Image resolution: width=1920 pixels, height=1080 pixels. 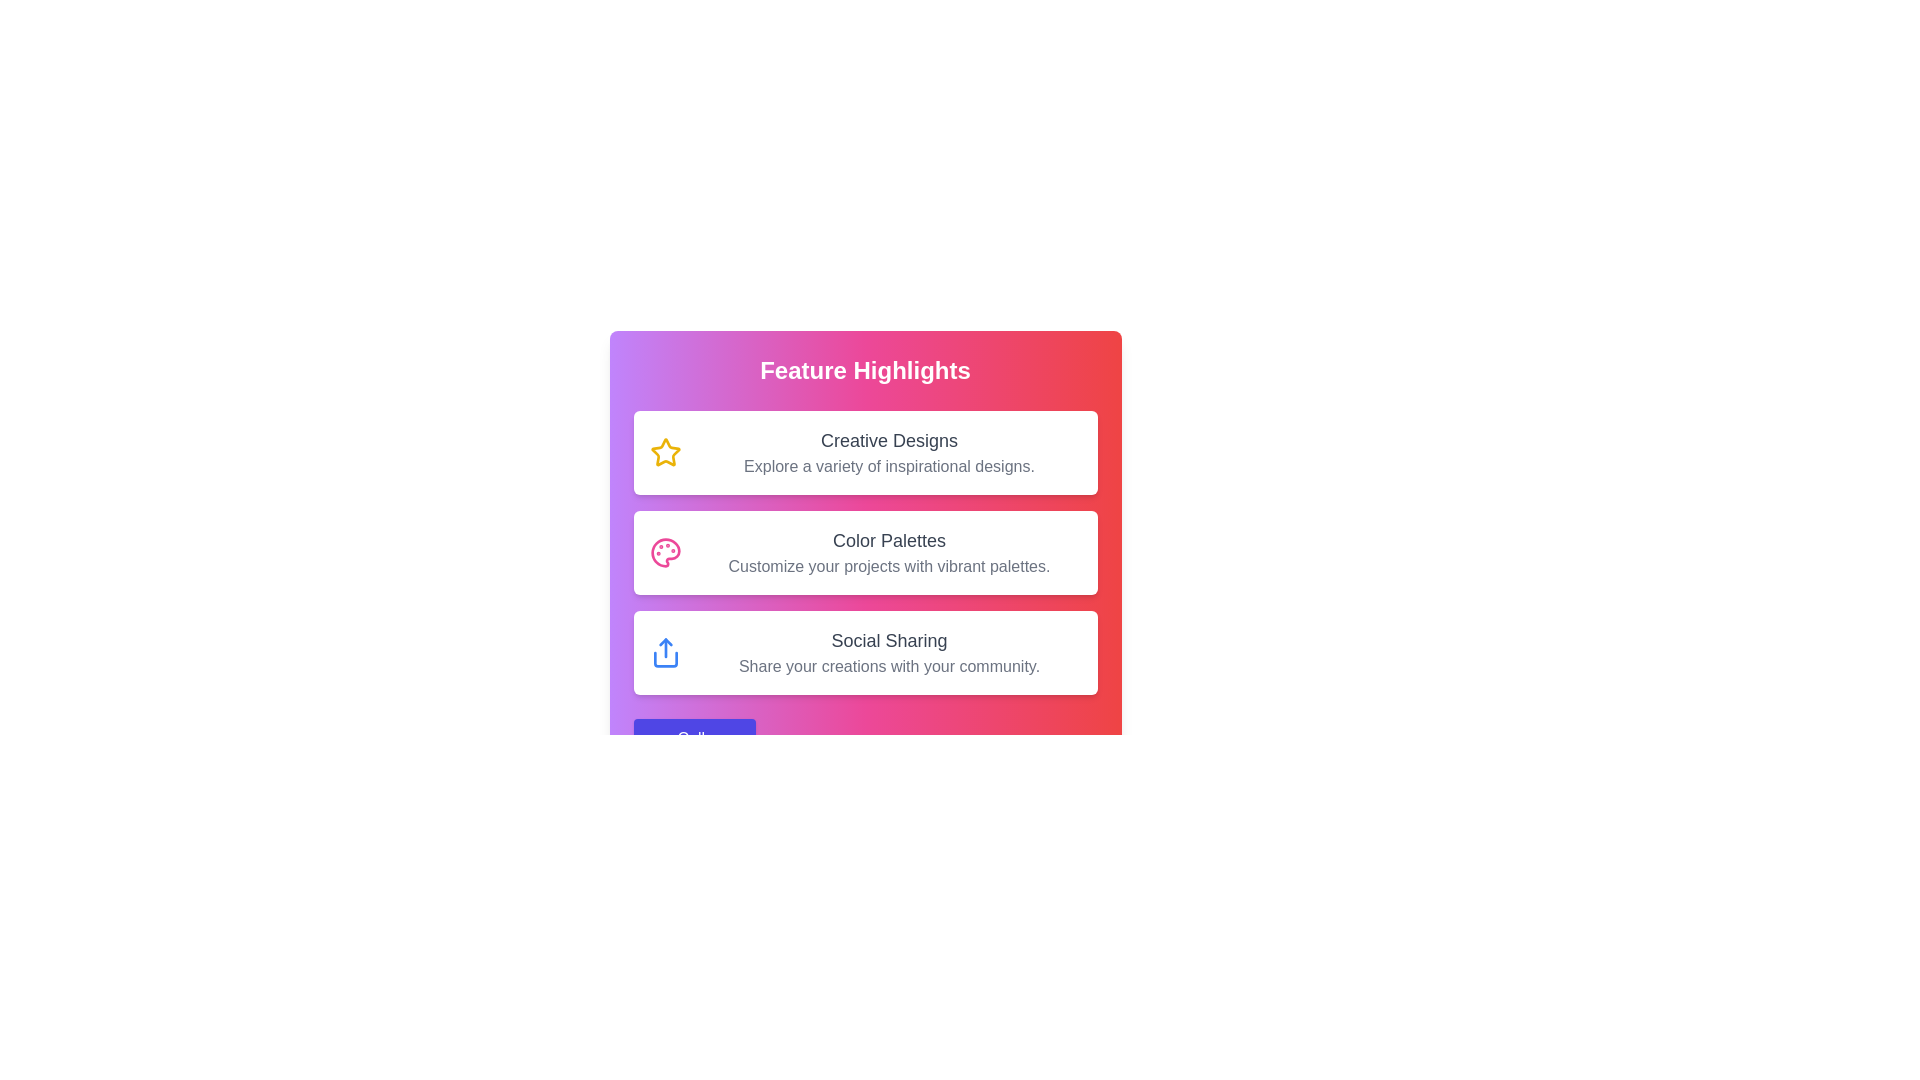 I want to click on the 'Collapse' button with a blue background and white text, so click(x=694, y=739).